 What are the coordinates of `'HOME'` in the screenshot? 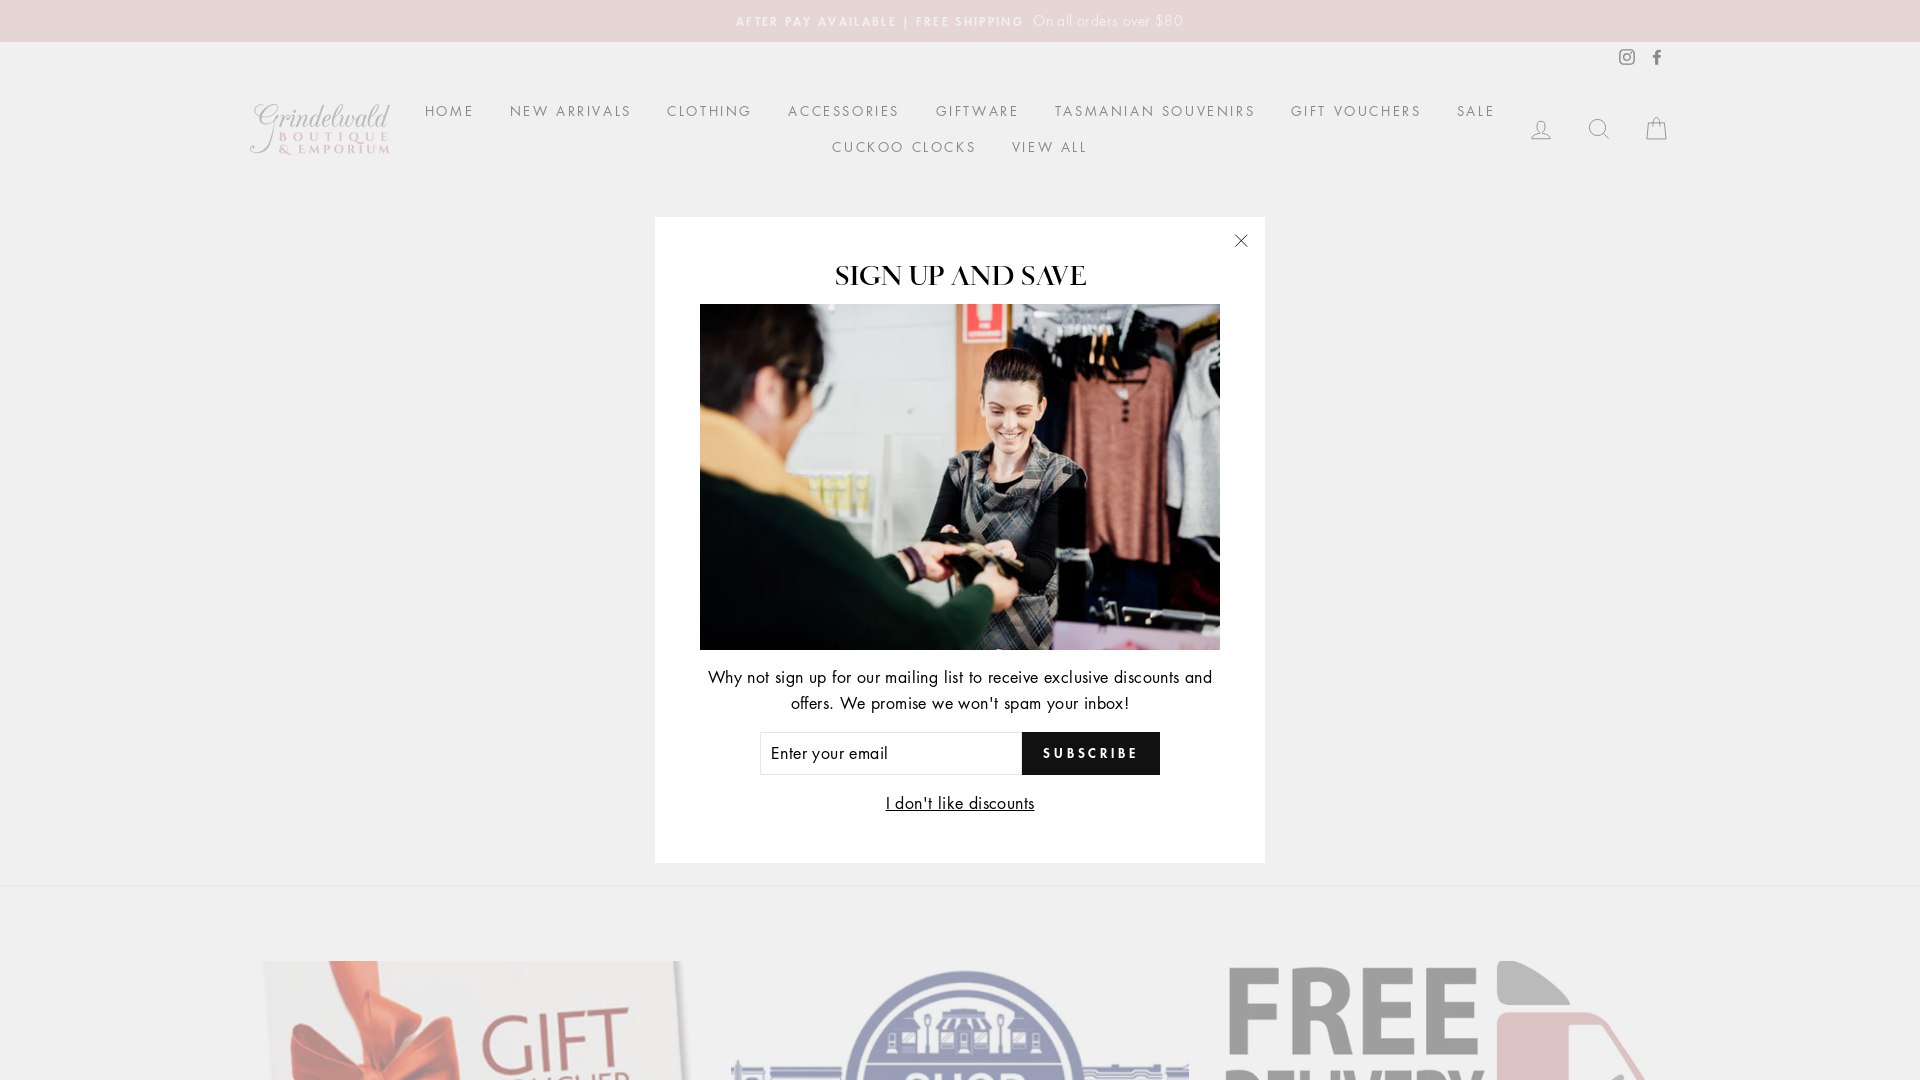 It's located at (448, 111).